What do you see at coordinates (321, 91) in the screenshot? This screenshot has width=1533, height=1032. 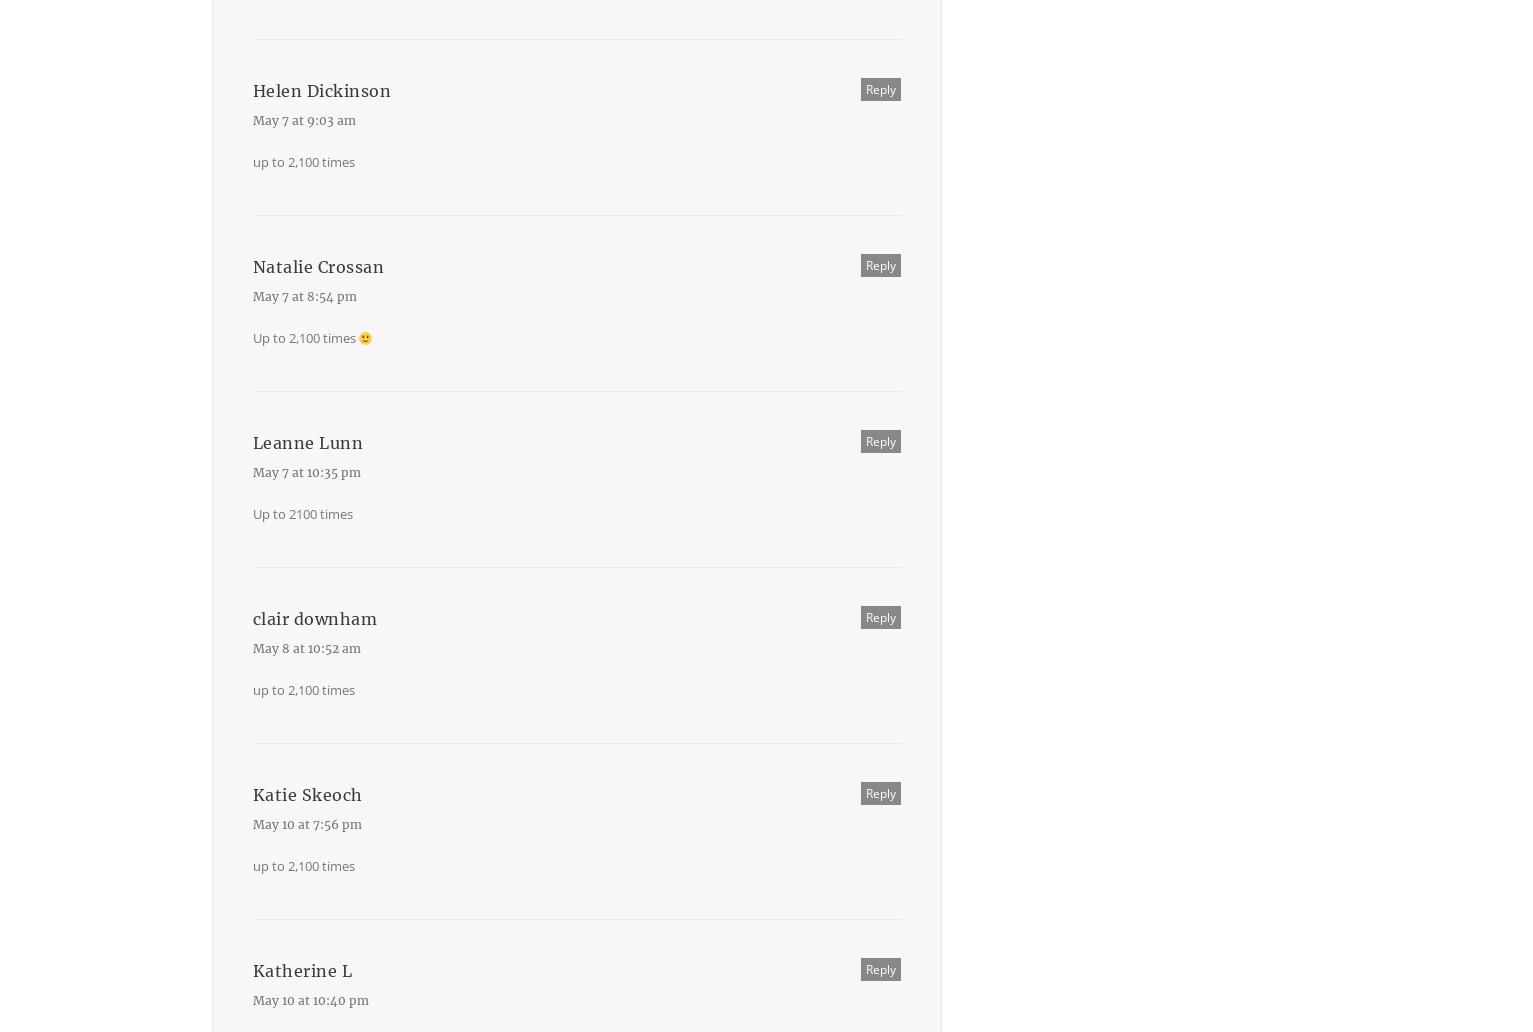 I see `'Helen Dickinson'` at bounding box center [321, 91].